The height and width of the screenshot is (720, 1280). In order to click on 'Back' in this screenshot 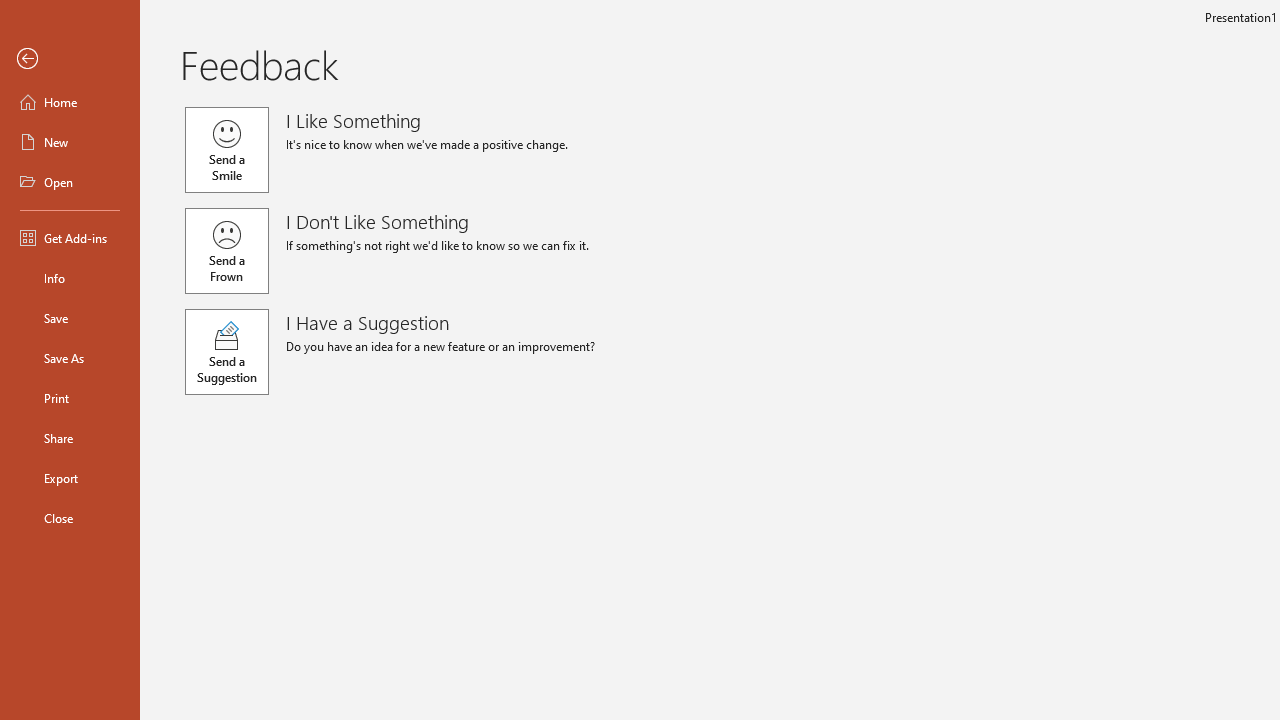, I will do `click(69, 58)`.